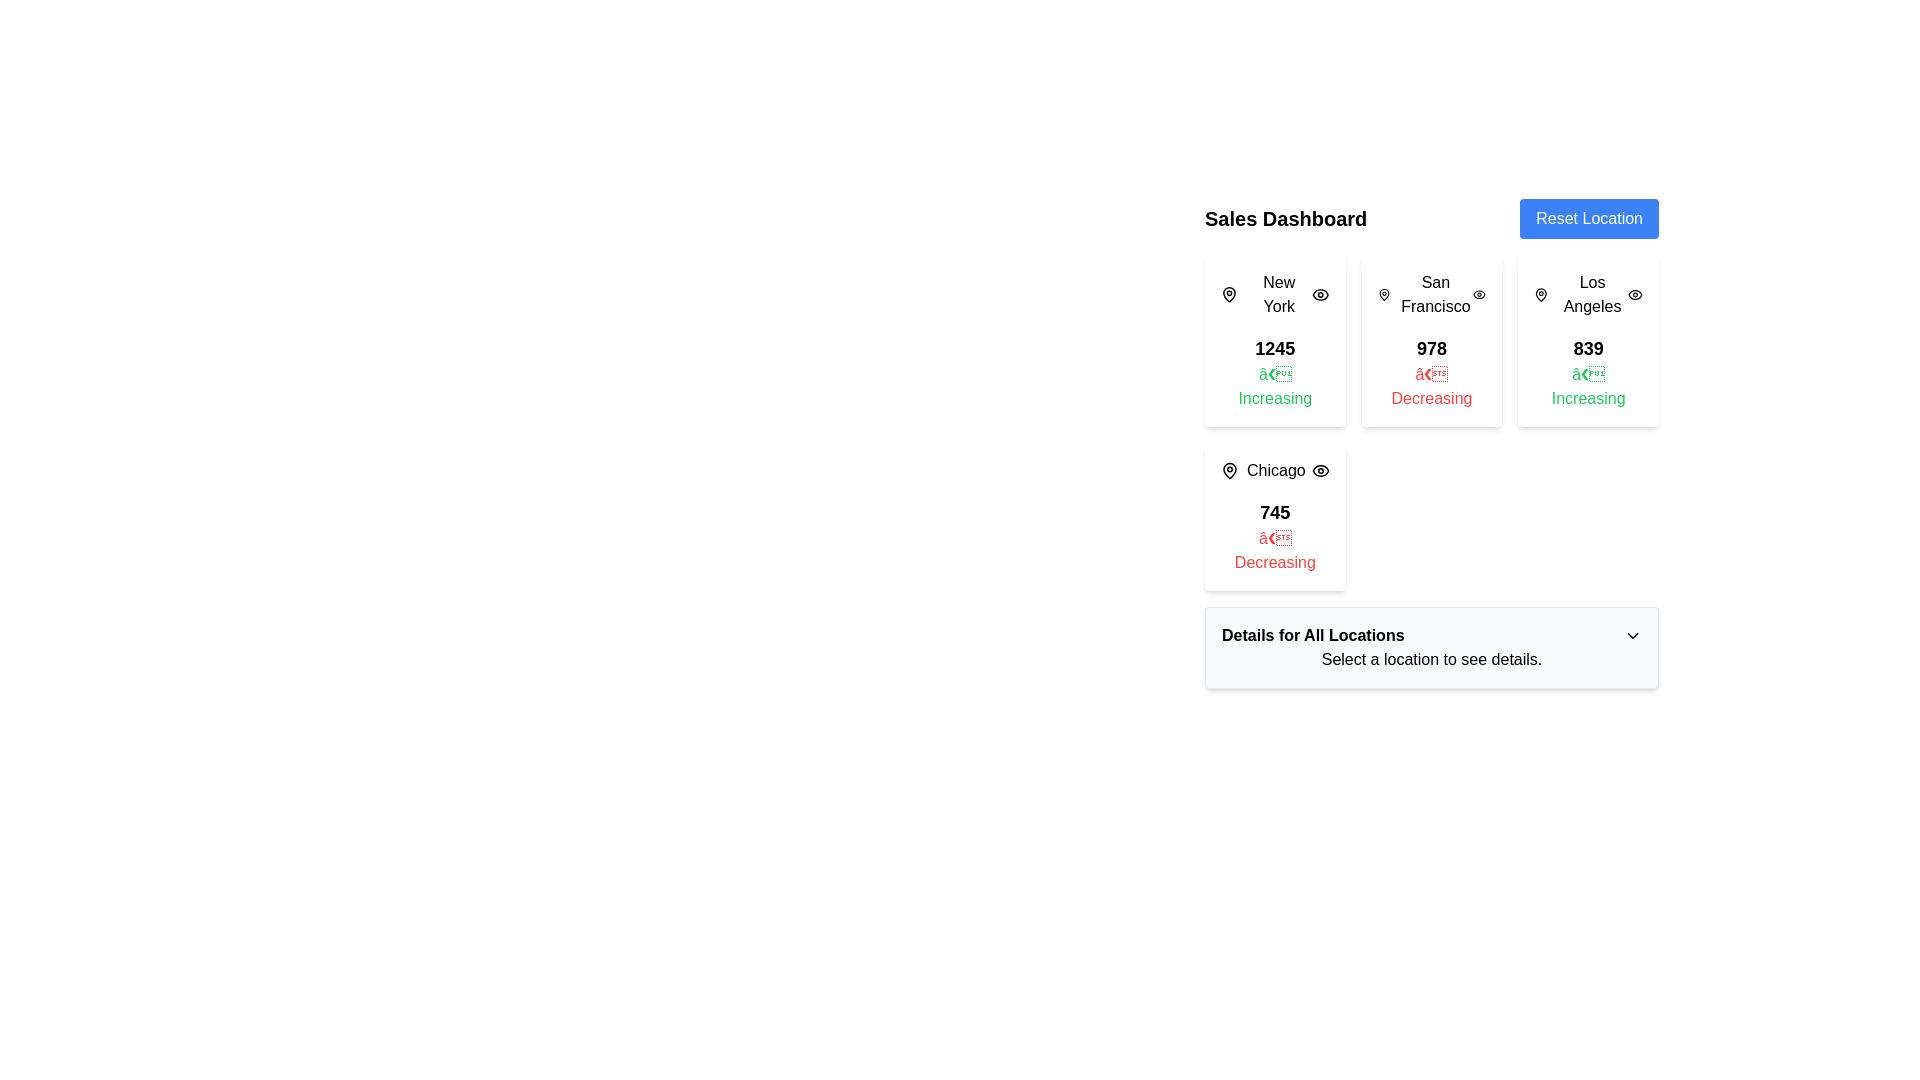 Image resolution: width=1920 pixels, height=1080 pixels. What do you see at coordinates (1228, 294) in the screenshot?
I see `the map pin icon located to the left of the 'New York' label, which is styled as a minimalist outline with a circular center and a pointed bottom` at bounding box center [1228, 294].